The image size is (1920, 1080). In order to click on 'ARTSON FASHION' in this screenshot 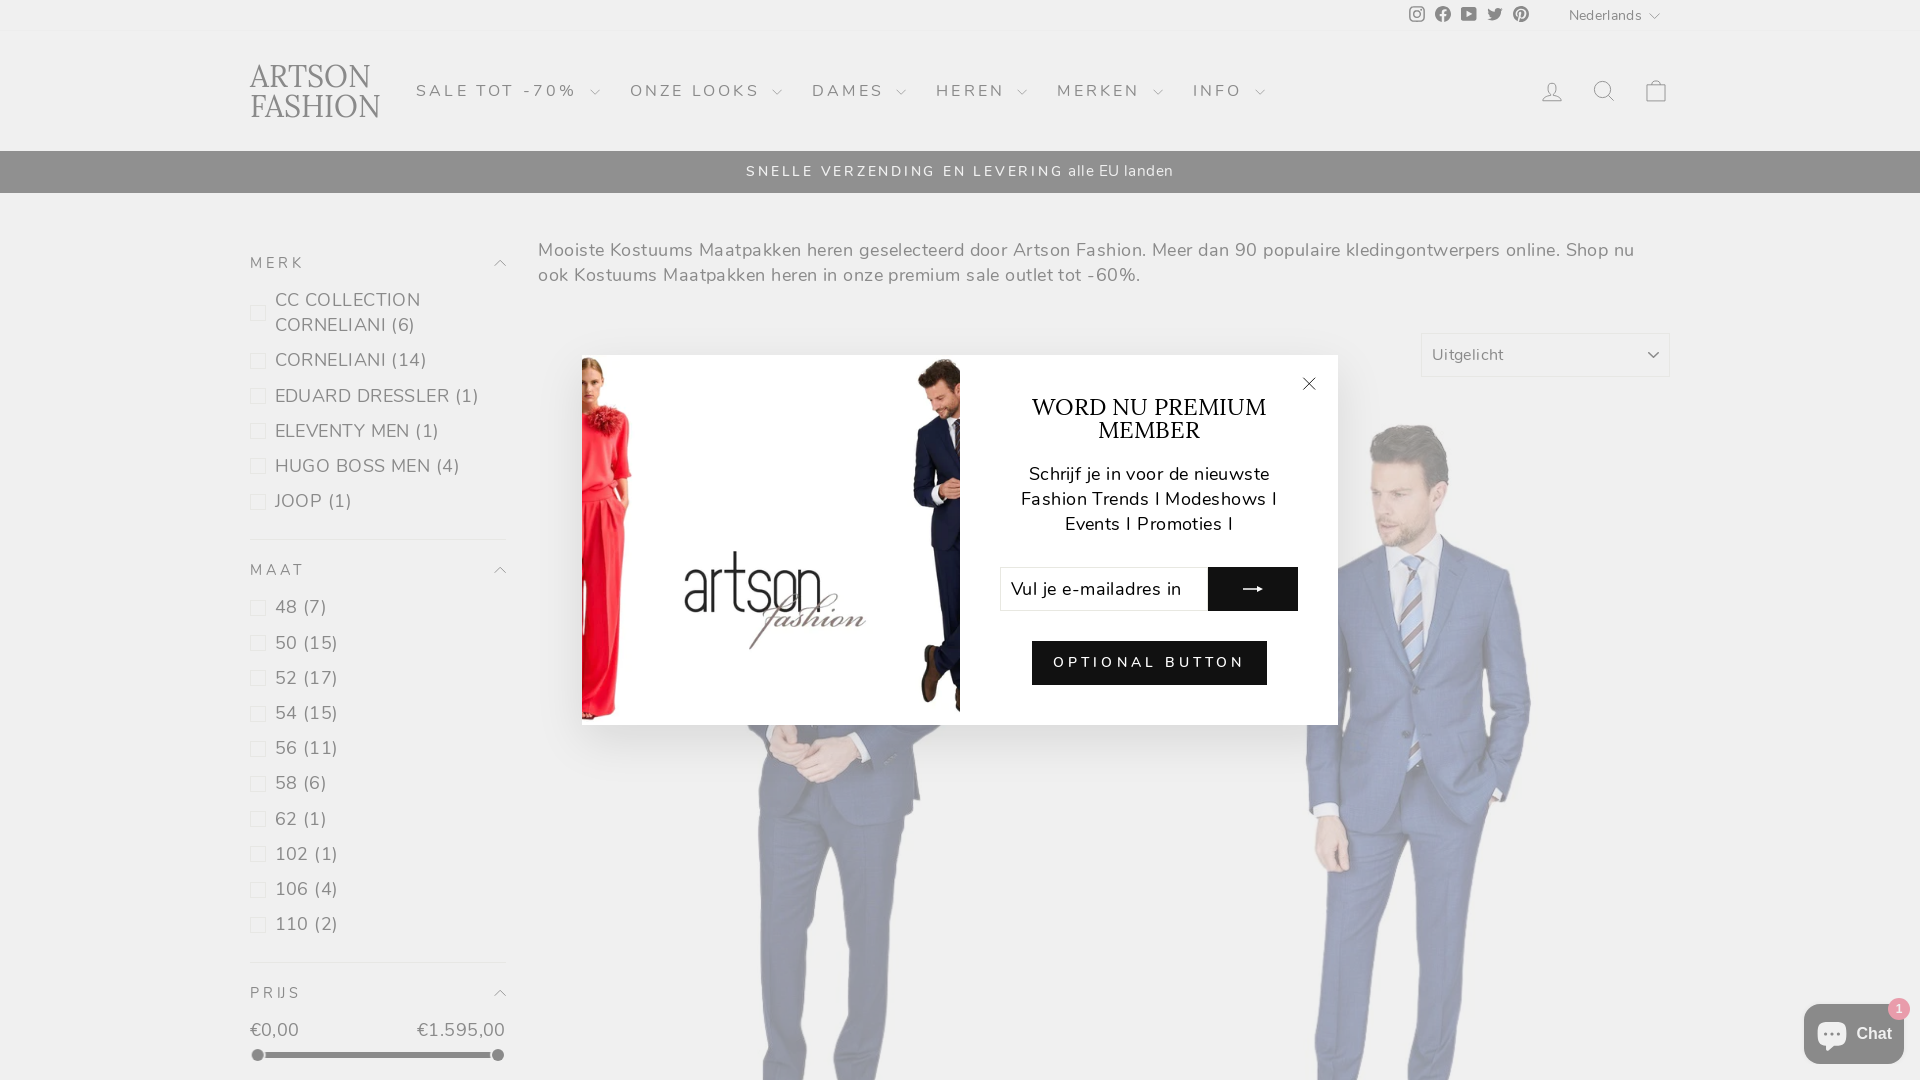, I will do `click(314, 91)`.